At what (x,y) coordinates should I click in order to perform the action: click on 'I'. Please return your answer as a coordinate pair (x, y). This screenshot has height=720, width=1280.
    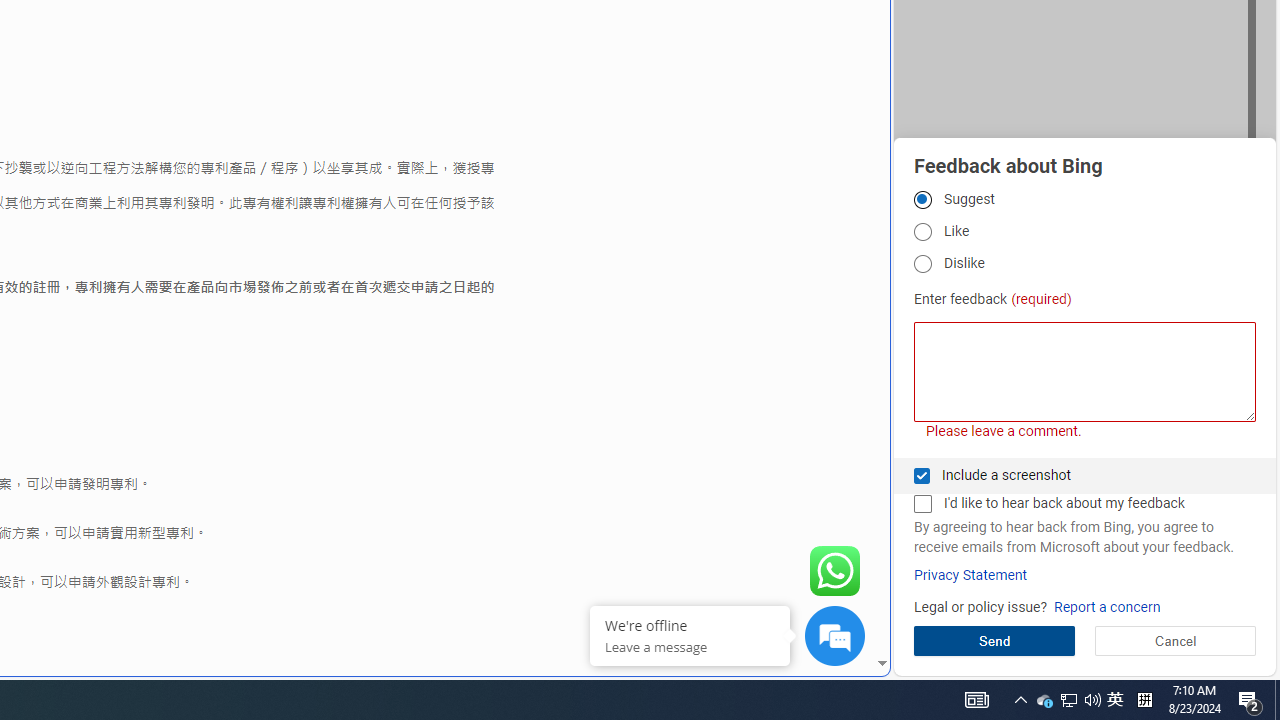
    Looking at the image, I should click on (921, 502).